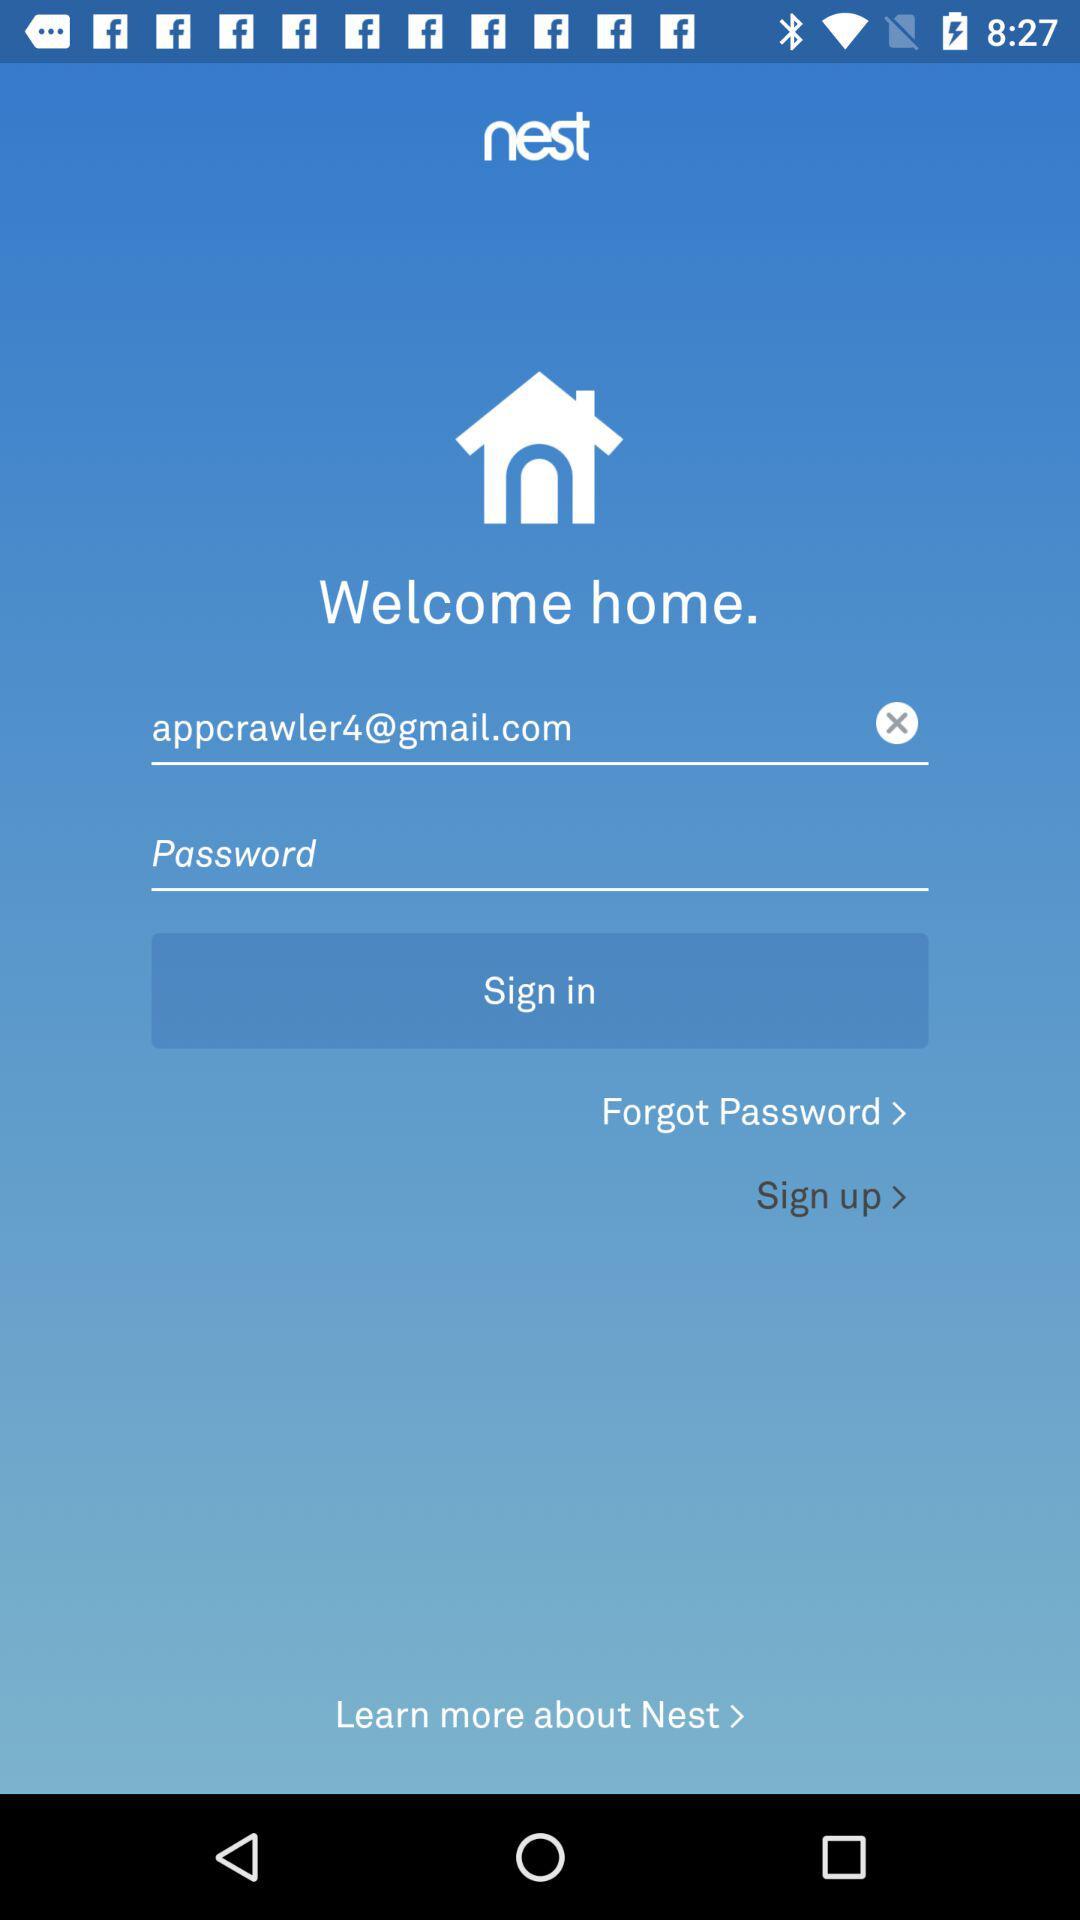 The width and height of the screenshot is (1080, 1920). What do you see at coordinates (540, 958) in the screenshot?
I see `the sign in button on the web page` at bounding box center [540, 958].